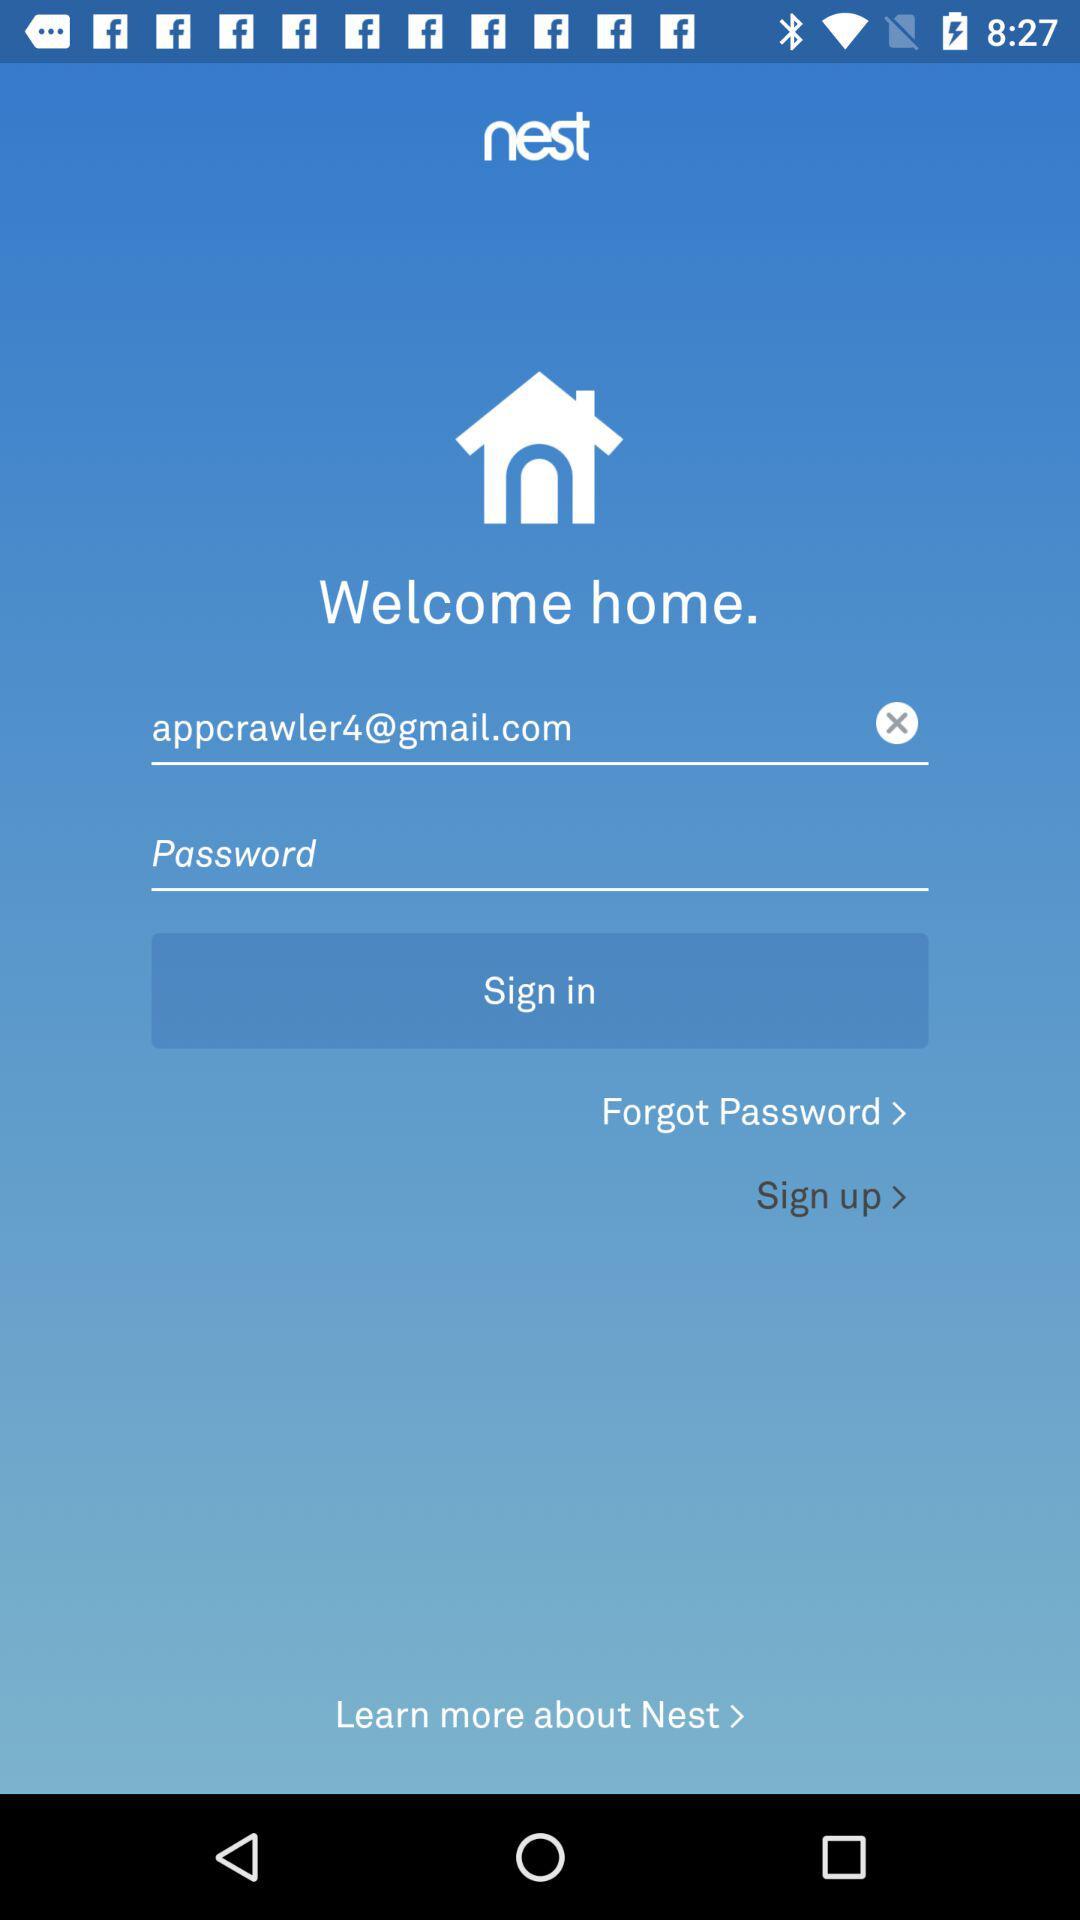 The width and height of the screenshot is (1080, 1920). What do you see at coordinates (540, 958) in the screenshot?
I see `the sign in button on the web page` at bounding box center [540, 958].